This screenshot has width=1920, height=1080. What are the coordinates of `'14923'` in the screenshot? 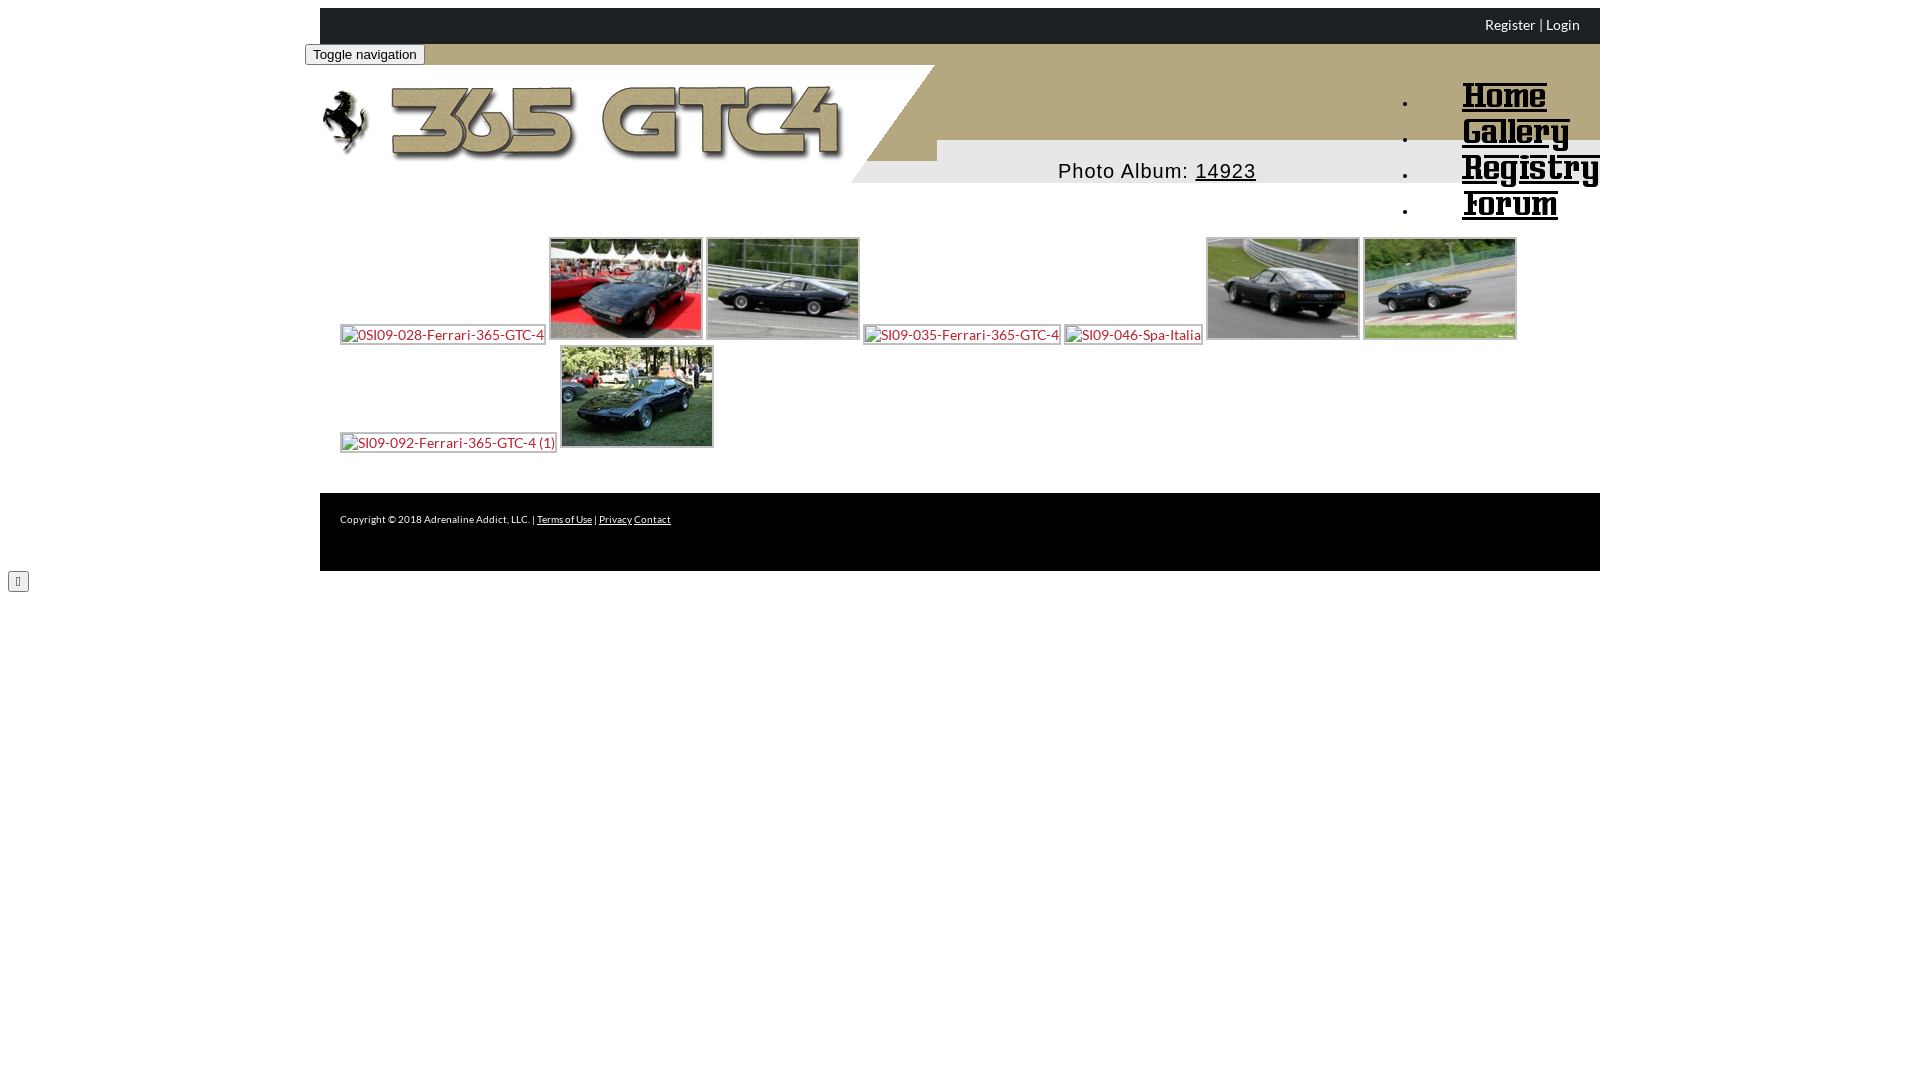 It's located at (1224, 160).